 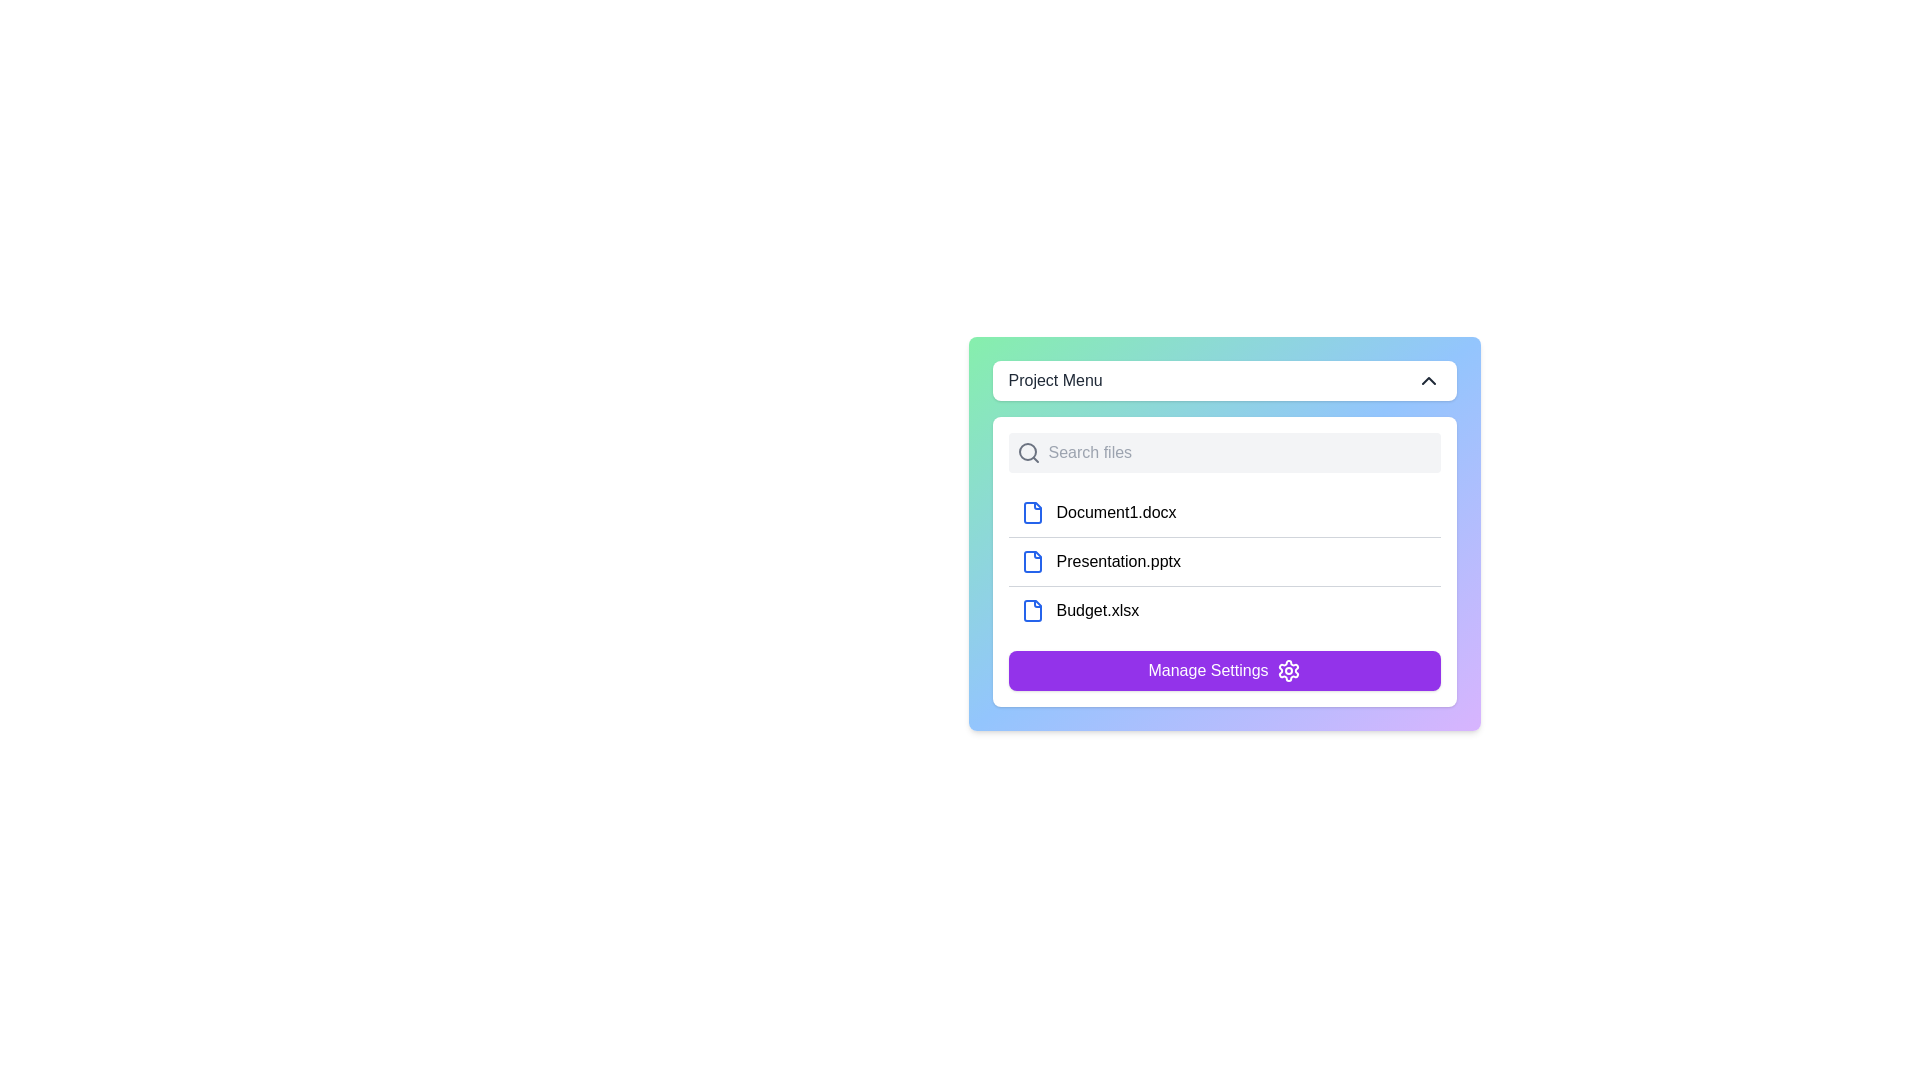 I want to click on the downward arrow icon of the dropdown indicator located next to the 'Project Menu' text in the upper right corner of the menu bar, so click(x=1427, y=381).